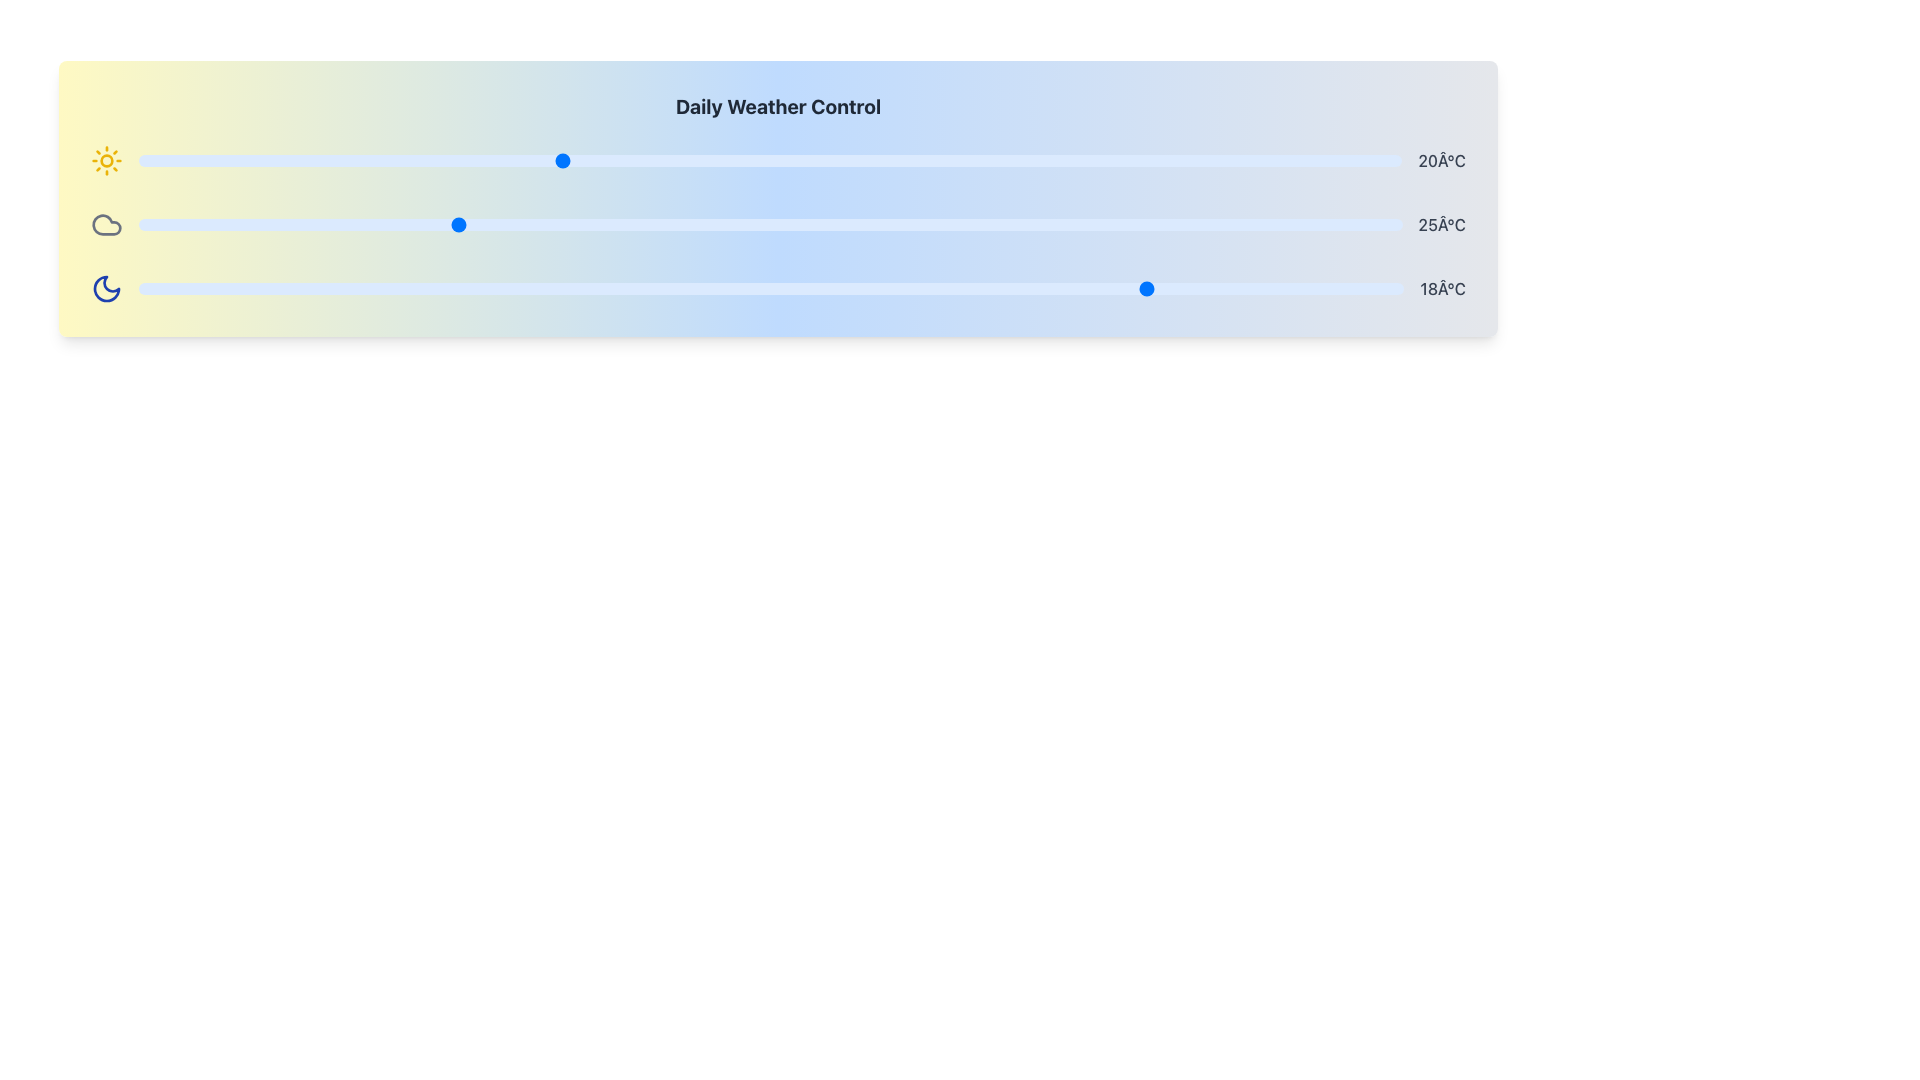 Image resolution: width=1920 pixels, height=1080 pixels. Describe the element at coordinates (769, 224) in the screenshot. I see `the thumb of the range slider that adjusts the temperature value, currently set at 25°C` at that location.